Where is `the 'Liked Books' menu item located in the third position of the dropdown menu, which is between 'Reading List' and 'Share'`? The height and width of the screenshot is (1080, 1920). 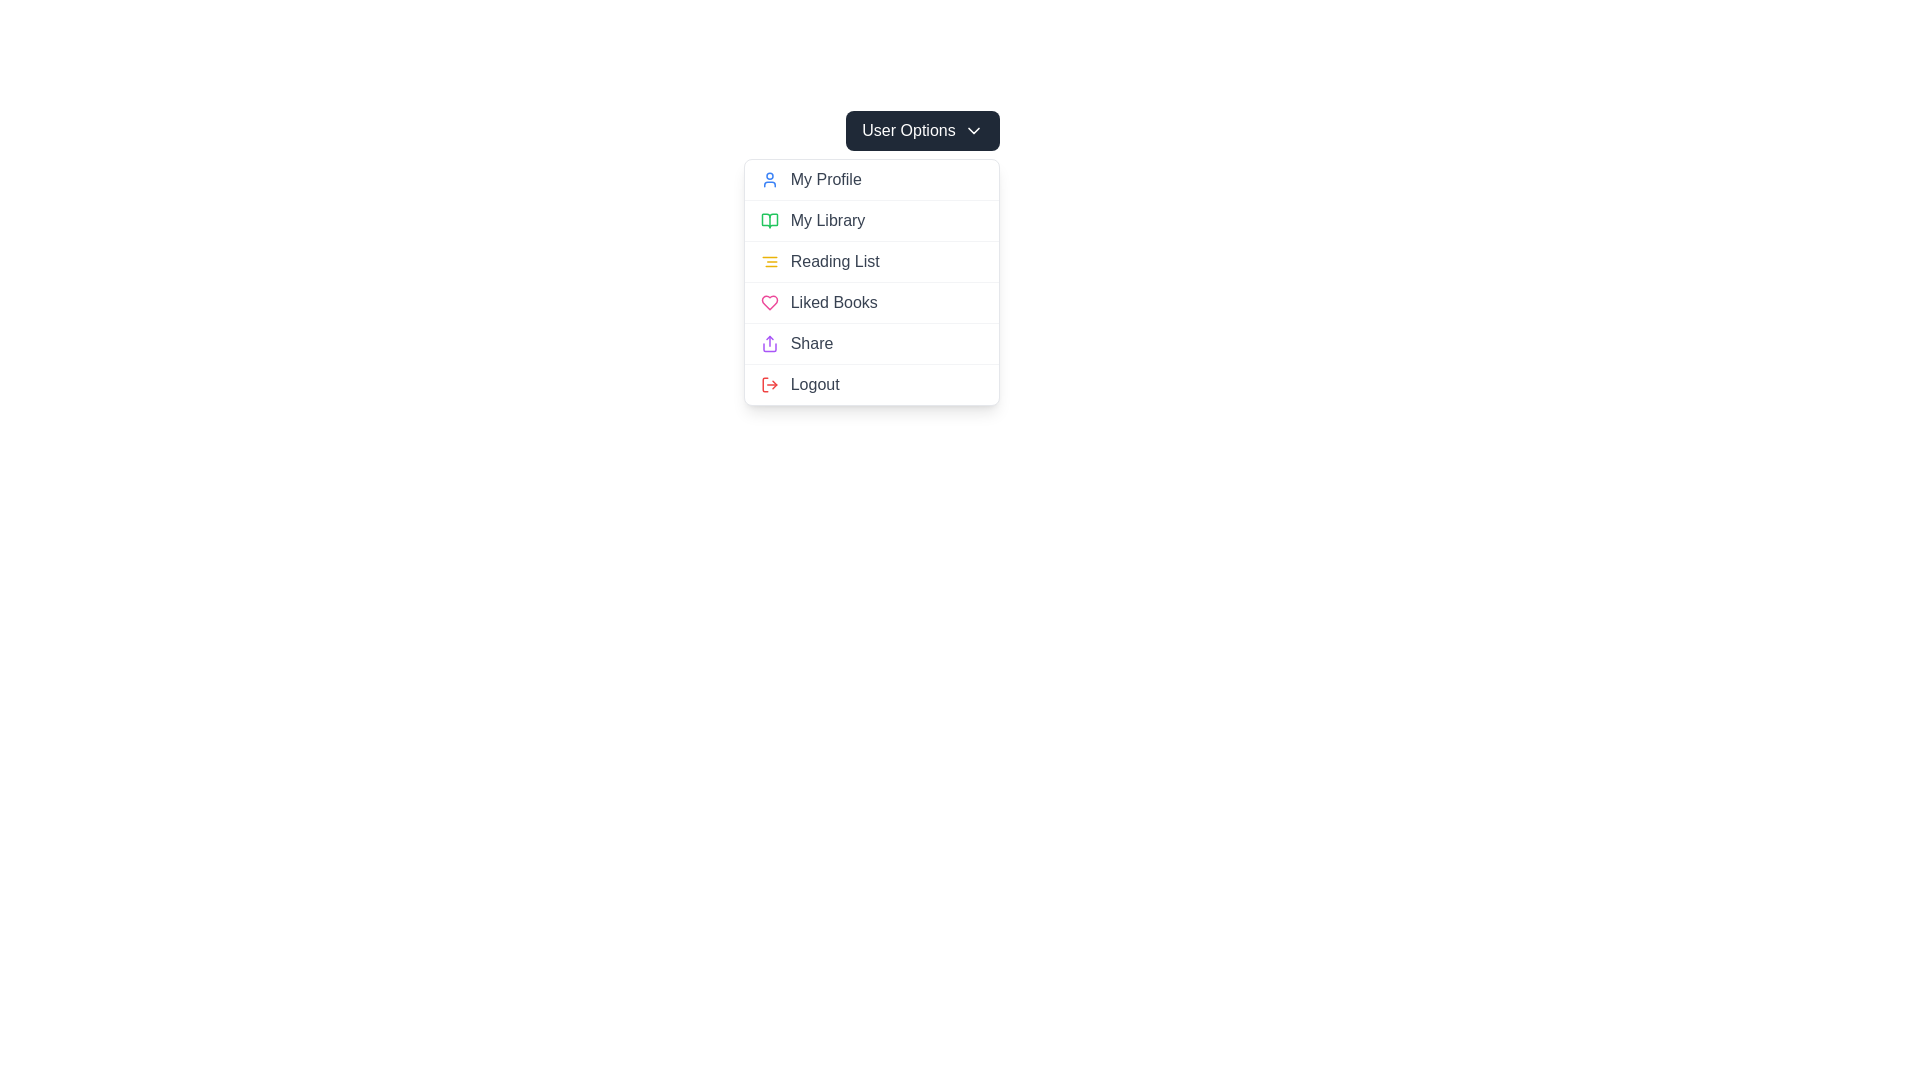
the 'Liked Books' menu item located in the third position of the dropdown menu, which is between 'Reading List' and 'Share' is located at coordinates (871, 303).